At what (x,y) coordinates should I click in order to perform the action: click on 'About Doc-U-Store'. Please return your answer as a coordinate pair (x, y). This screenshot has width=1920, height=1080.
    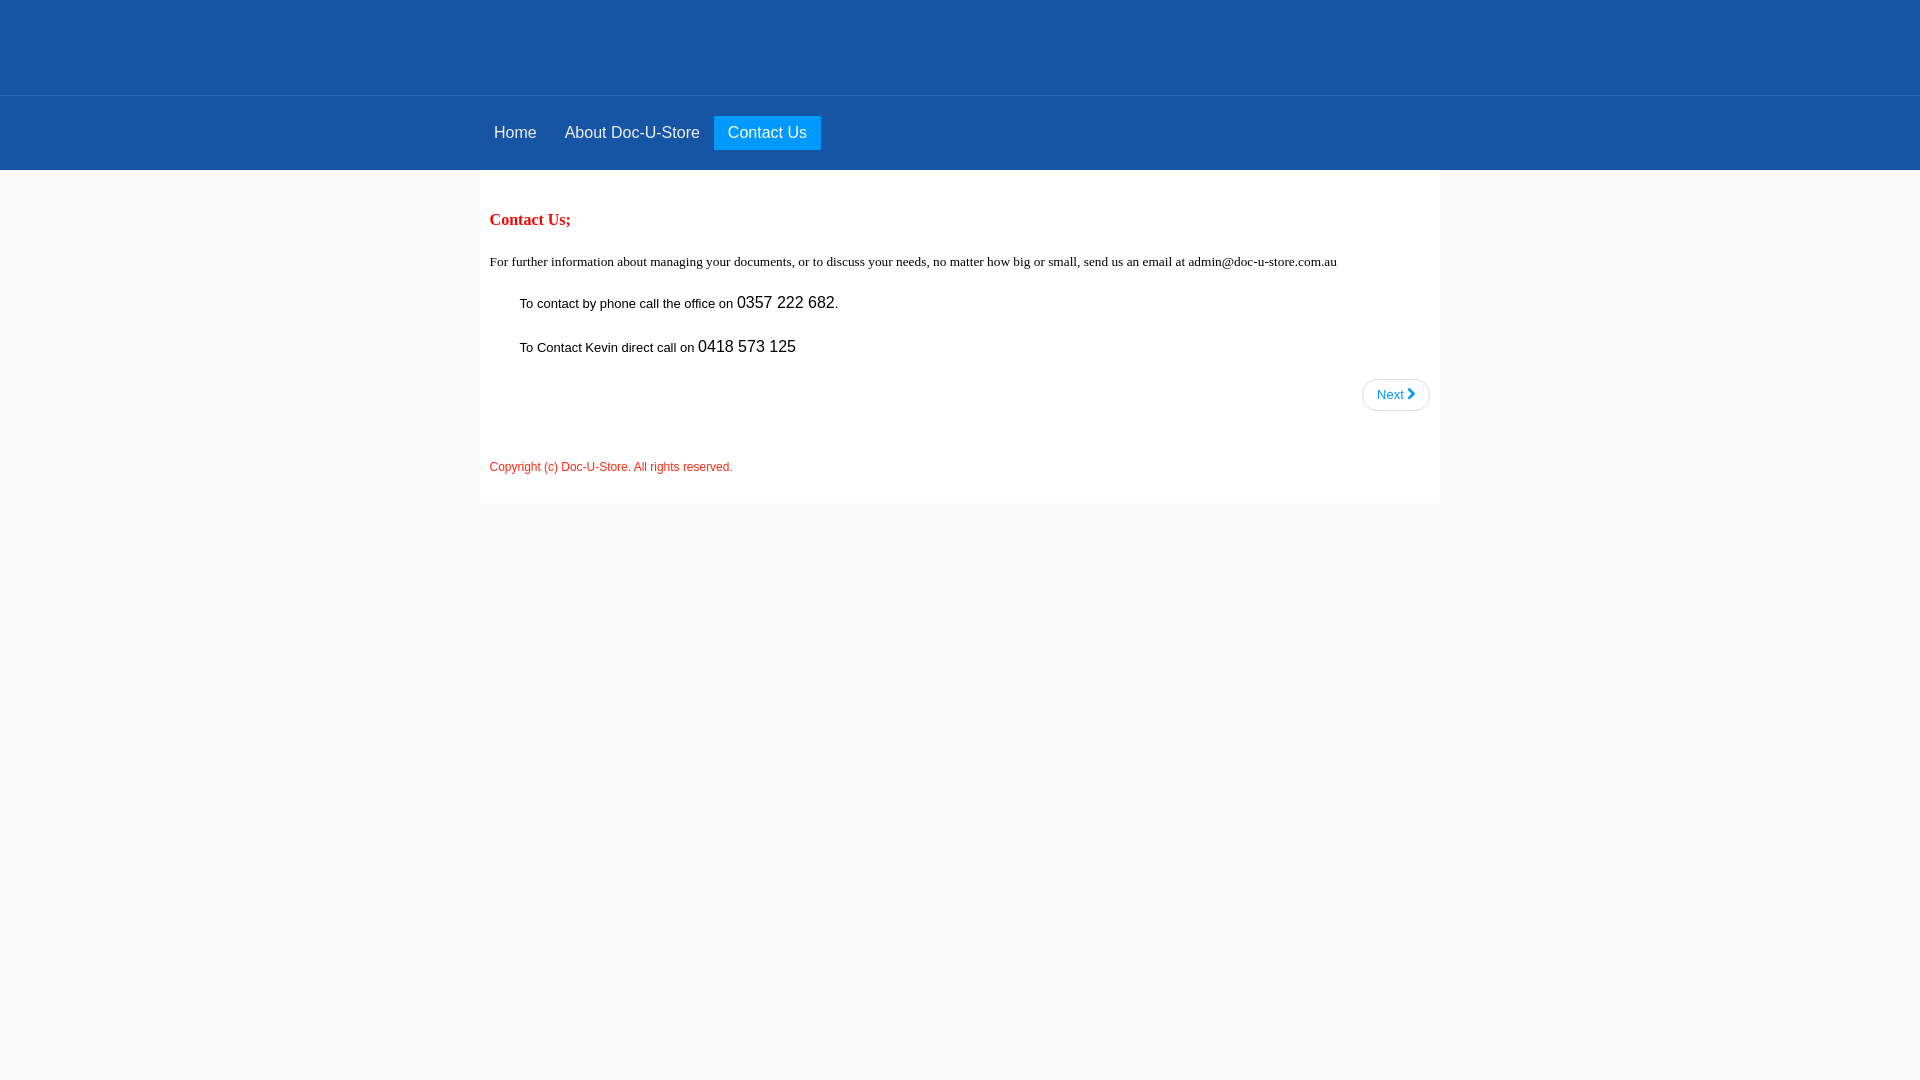
    Looking at the image, I should click on (631, 132).